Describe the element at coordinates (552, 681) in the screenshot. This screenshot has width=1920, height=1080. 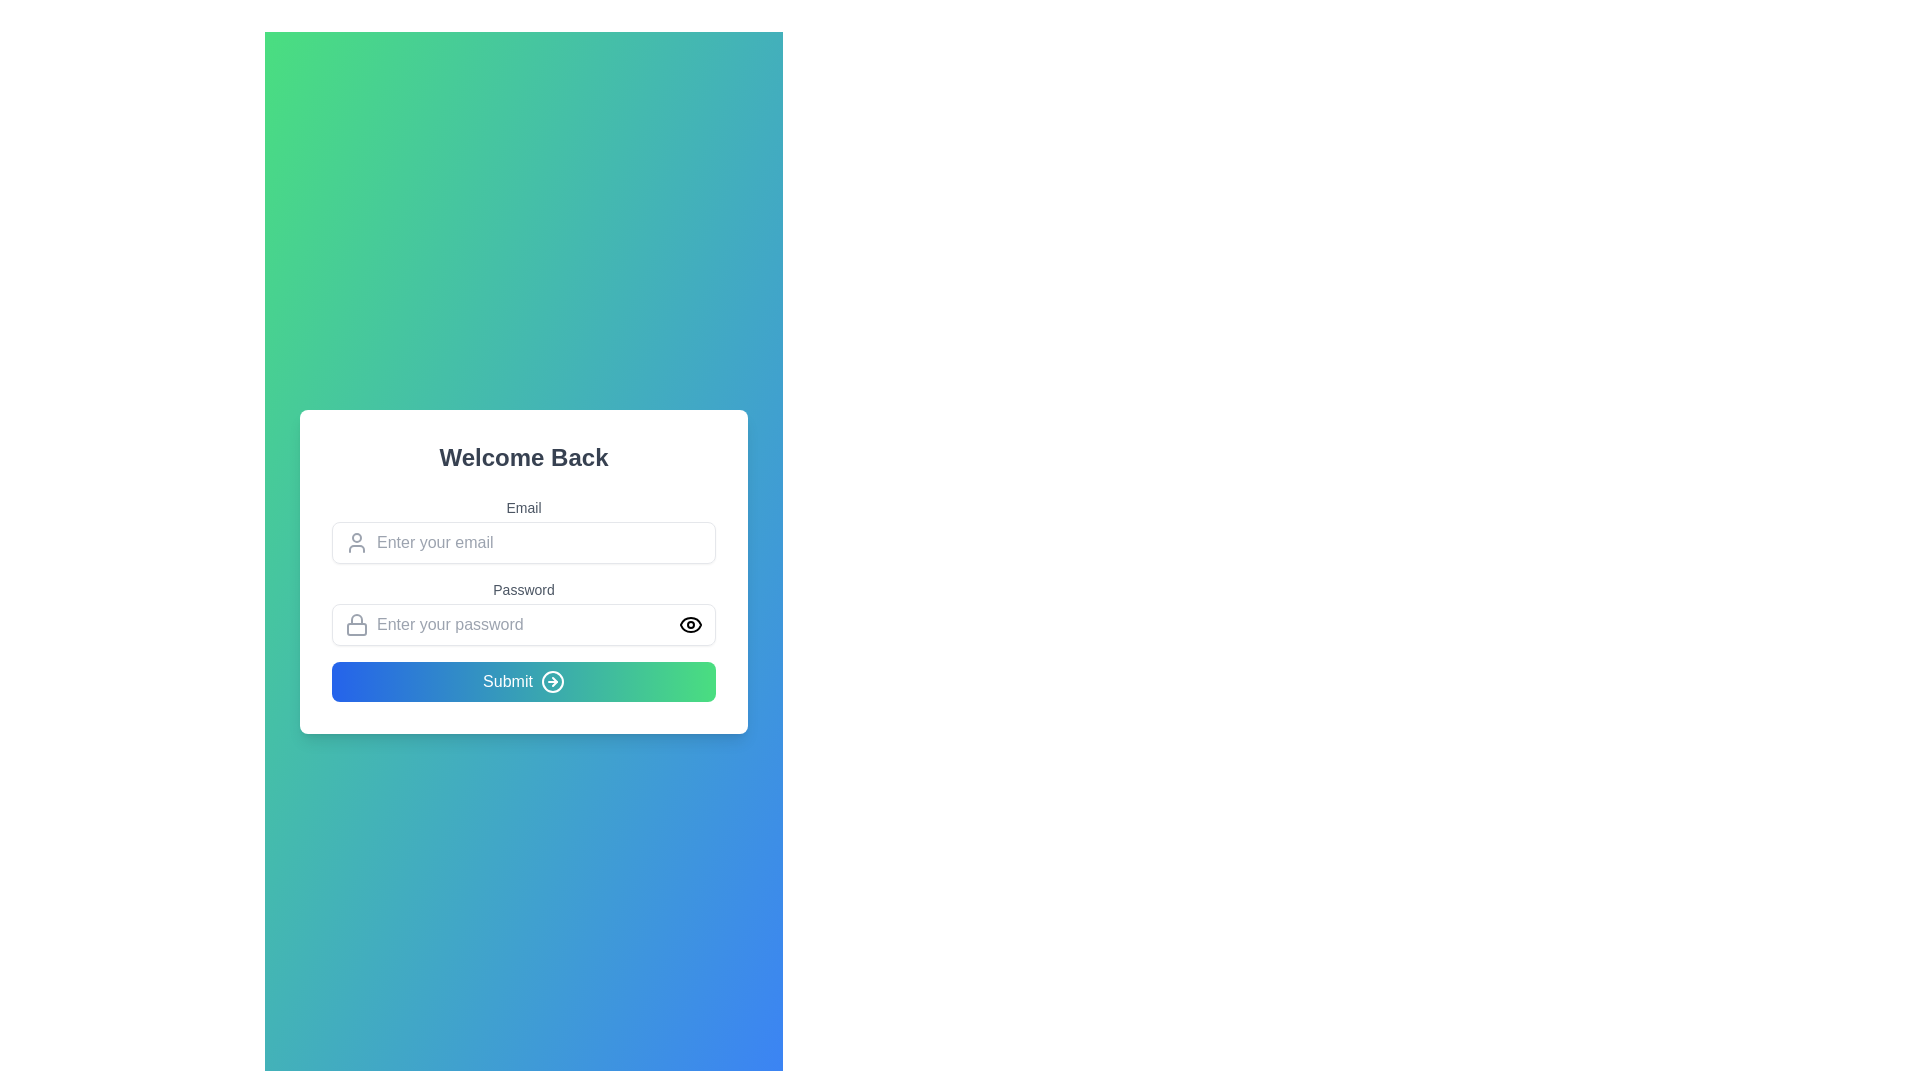
I see `the circular vector graphic component that is part of the arrow icon located just to the right of the 'Submit' button in the login form` at that location.